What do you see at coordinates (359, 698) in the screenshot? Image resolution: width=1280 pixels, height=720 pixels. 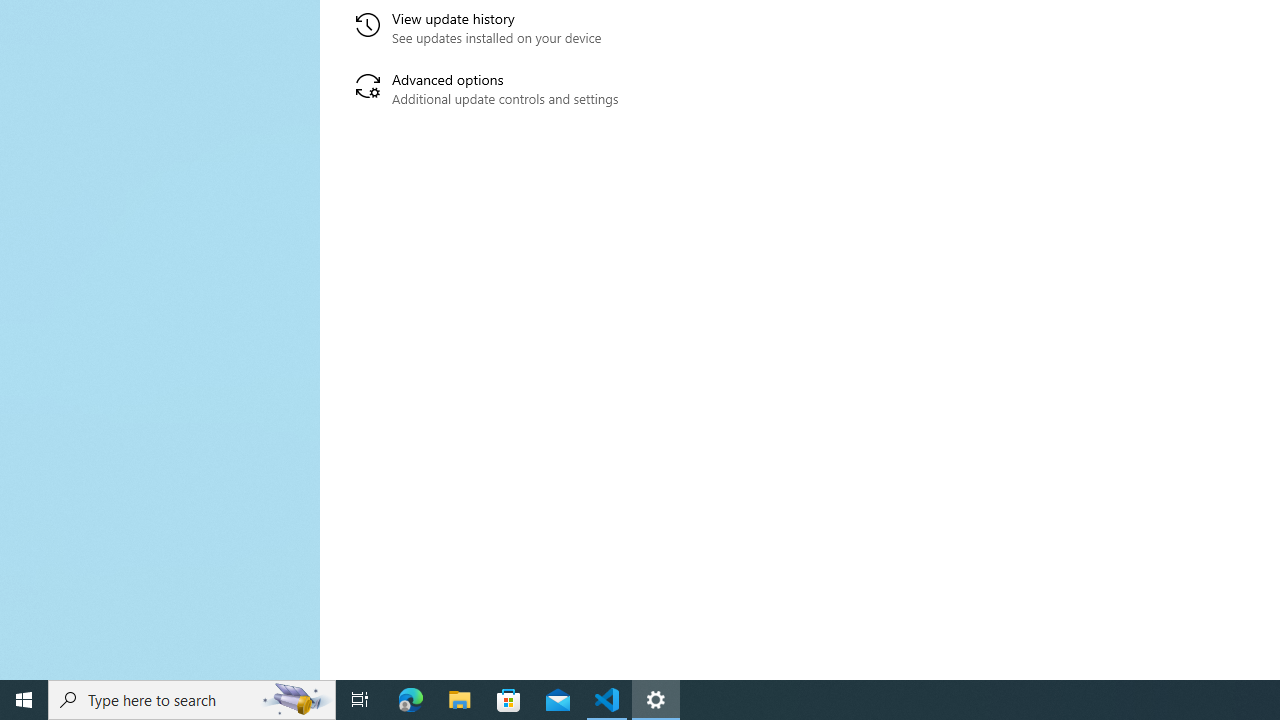 I see `'Task View'` at bounding box center [359, 698].